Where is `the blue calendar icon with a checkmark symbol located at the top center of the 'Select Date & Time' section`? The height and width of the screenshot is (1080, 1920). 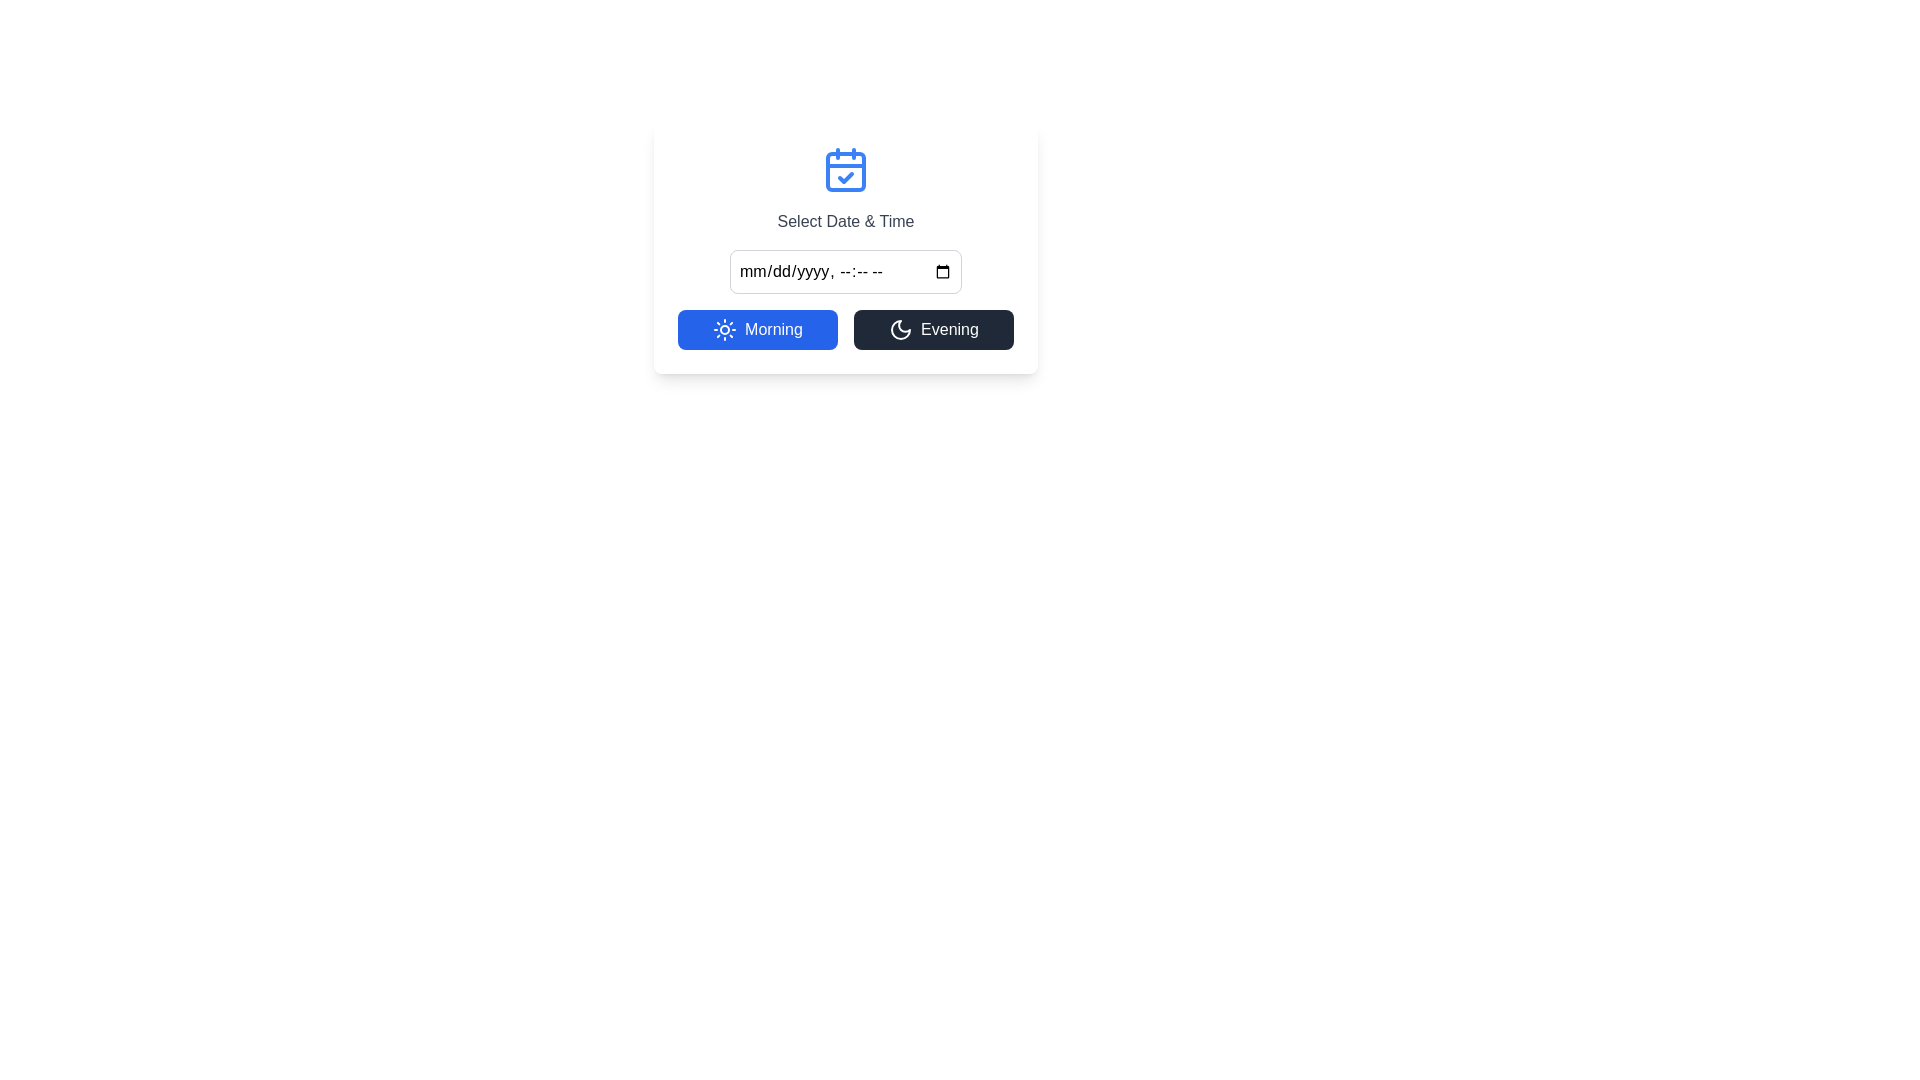
the blue calendar icon with a checkmark symbol located at the top center of the 'Select Date & Time' section is located at coordinates (845, 168).